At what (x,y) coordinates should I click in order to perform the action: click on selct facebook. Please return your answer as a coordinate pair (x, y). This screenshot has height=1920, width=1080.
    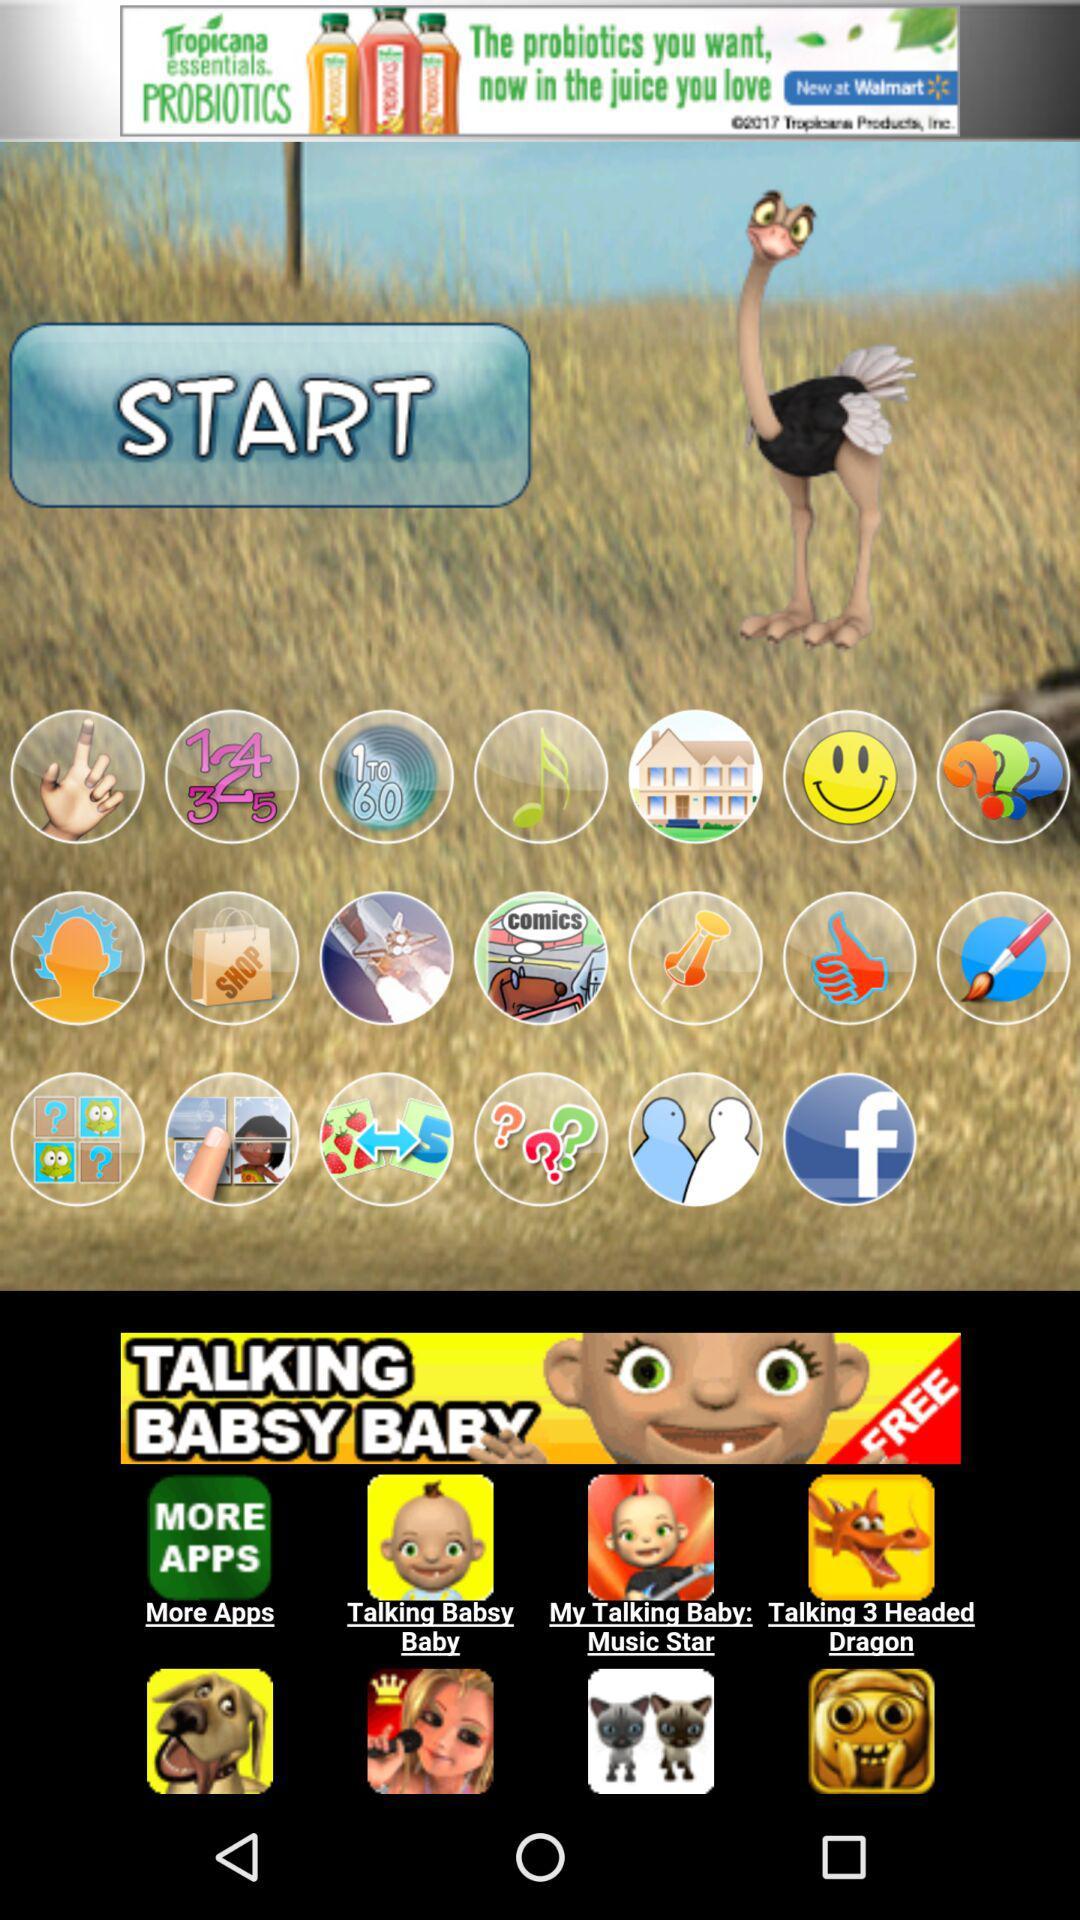
    Looking at the image, I should click on (849, 1139).